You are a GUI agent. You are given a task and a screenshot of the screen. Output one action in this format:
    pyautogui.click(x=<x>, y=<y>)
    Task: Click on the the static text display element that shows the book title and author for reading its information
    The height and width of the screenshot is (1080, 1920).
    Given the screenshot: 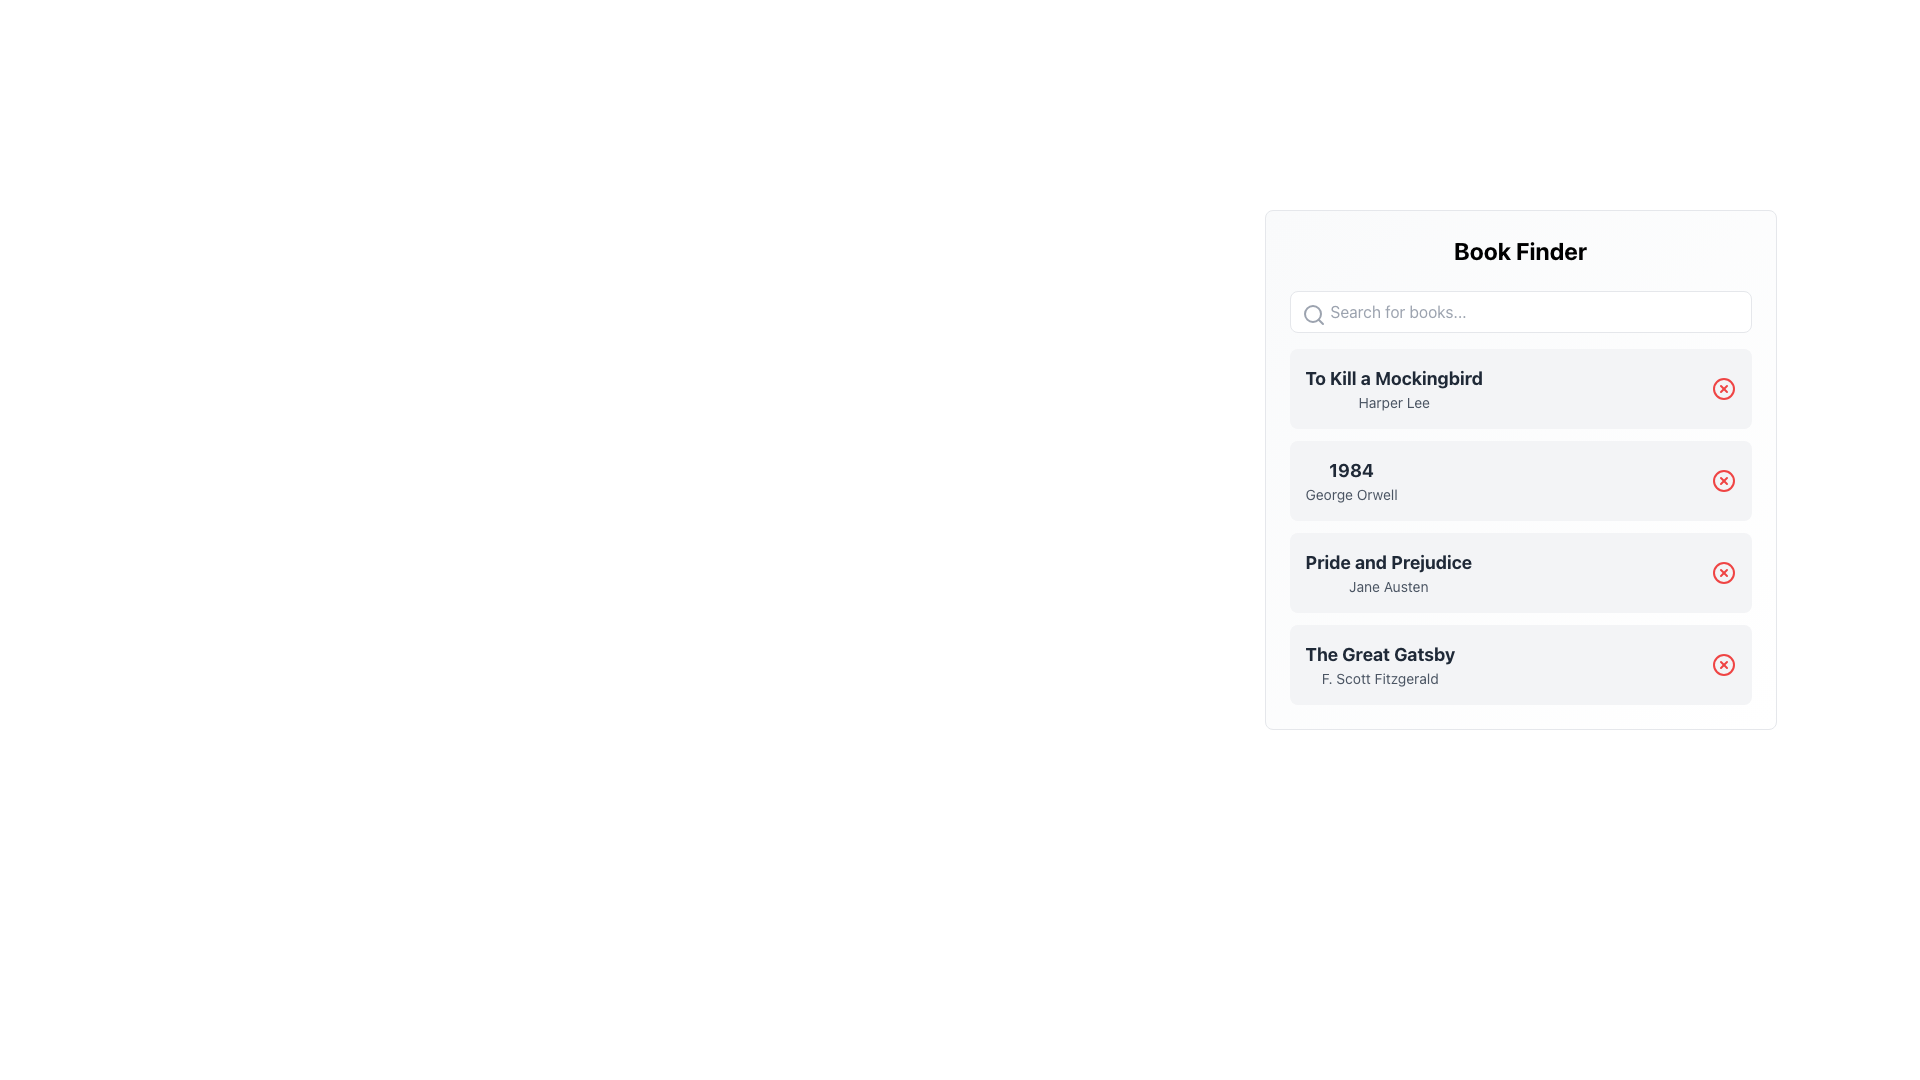 What is the action you would take?
    pyautogui.click(x=1393, y=389)
    